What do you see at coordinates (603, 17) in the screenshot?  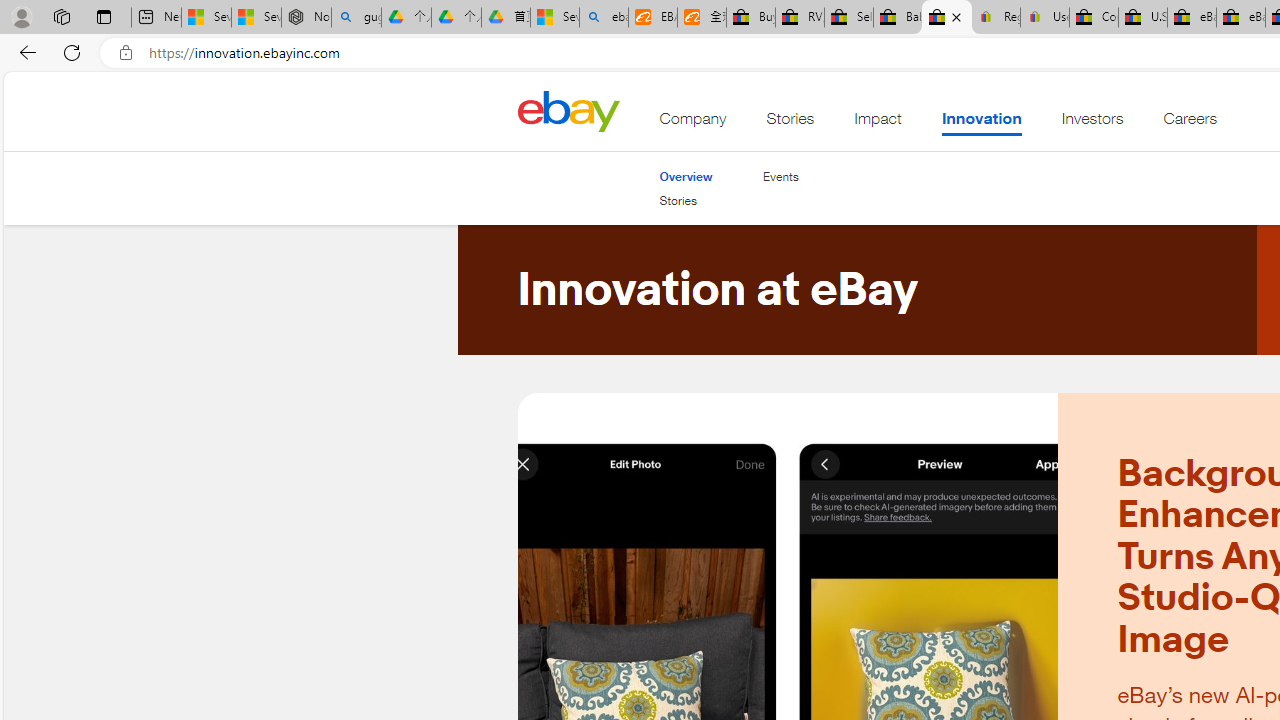 I see `'ebay - Search'` at bounding box center [603, 17].